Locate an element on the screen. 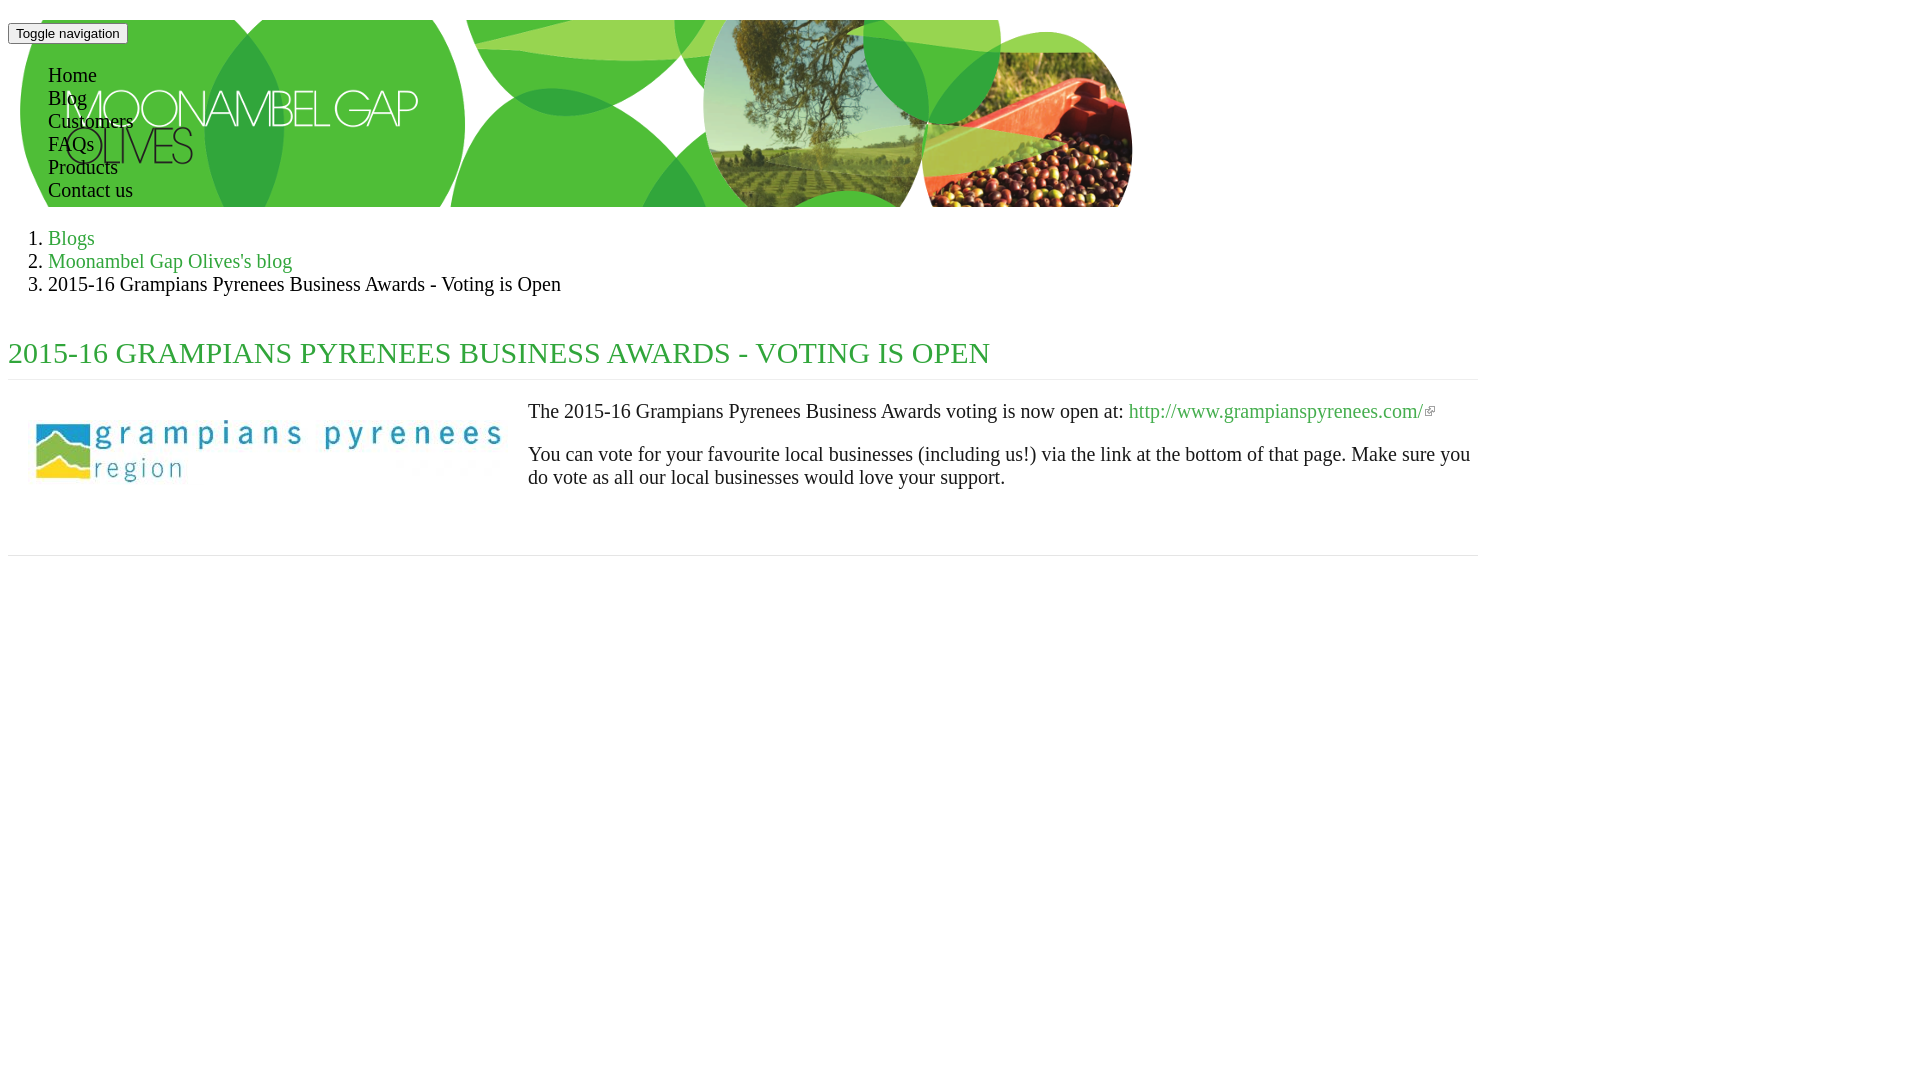  'Skip to main content' is located at coordinates (8, 20).